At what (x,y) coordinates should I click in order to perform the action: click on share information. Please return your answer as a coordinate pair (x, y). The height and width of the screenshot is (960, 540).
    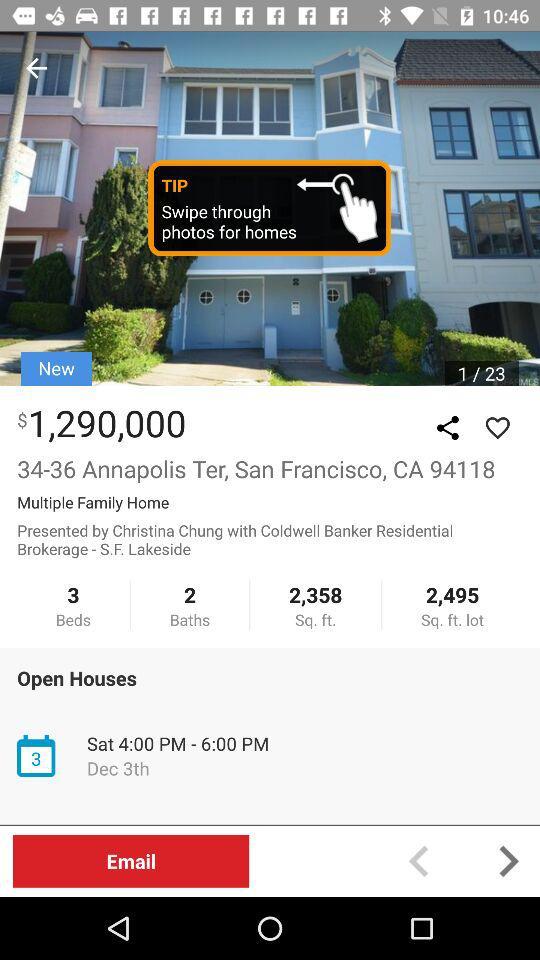
    Looking at the image, I should click on (447, 428).